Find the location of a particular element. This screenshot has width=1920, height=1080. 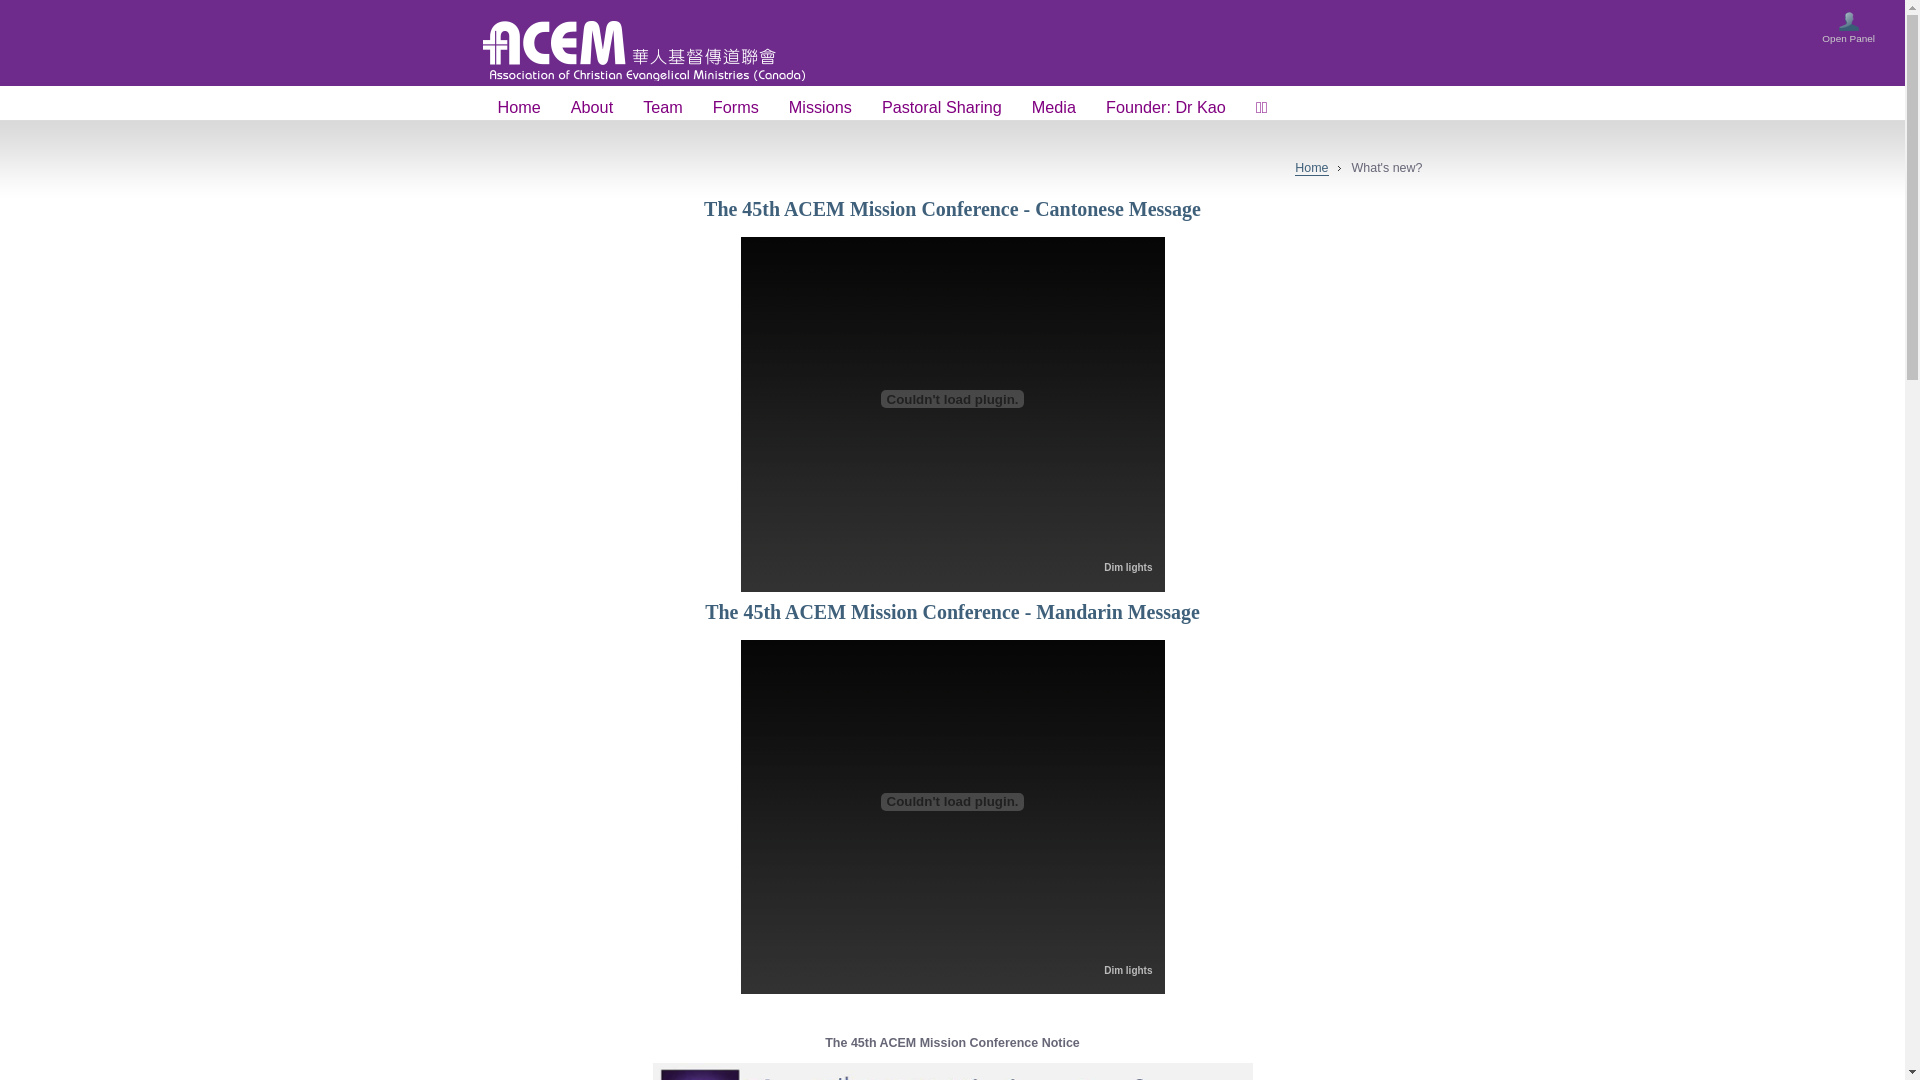

'JoomlaWorks AllVideos Player' is located at coordinates (751, 398).